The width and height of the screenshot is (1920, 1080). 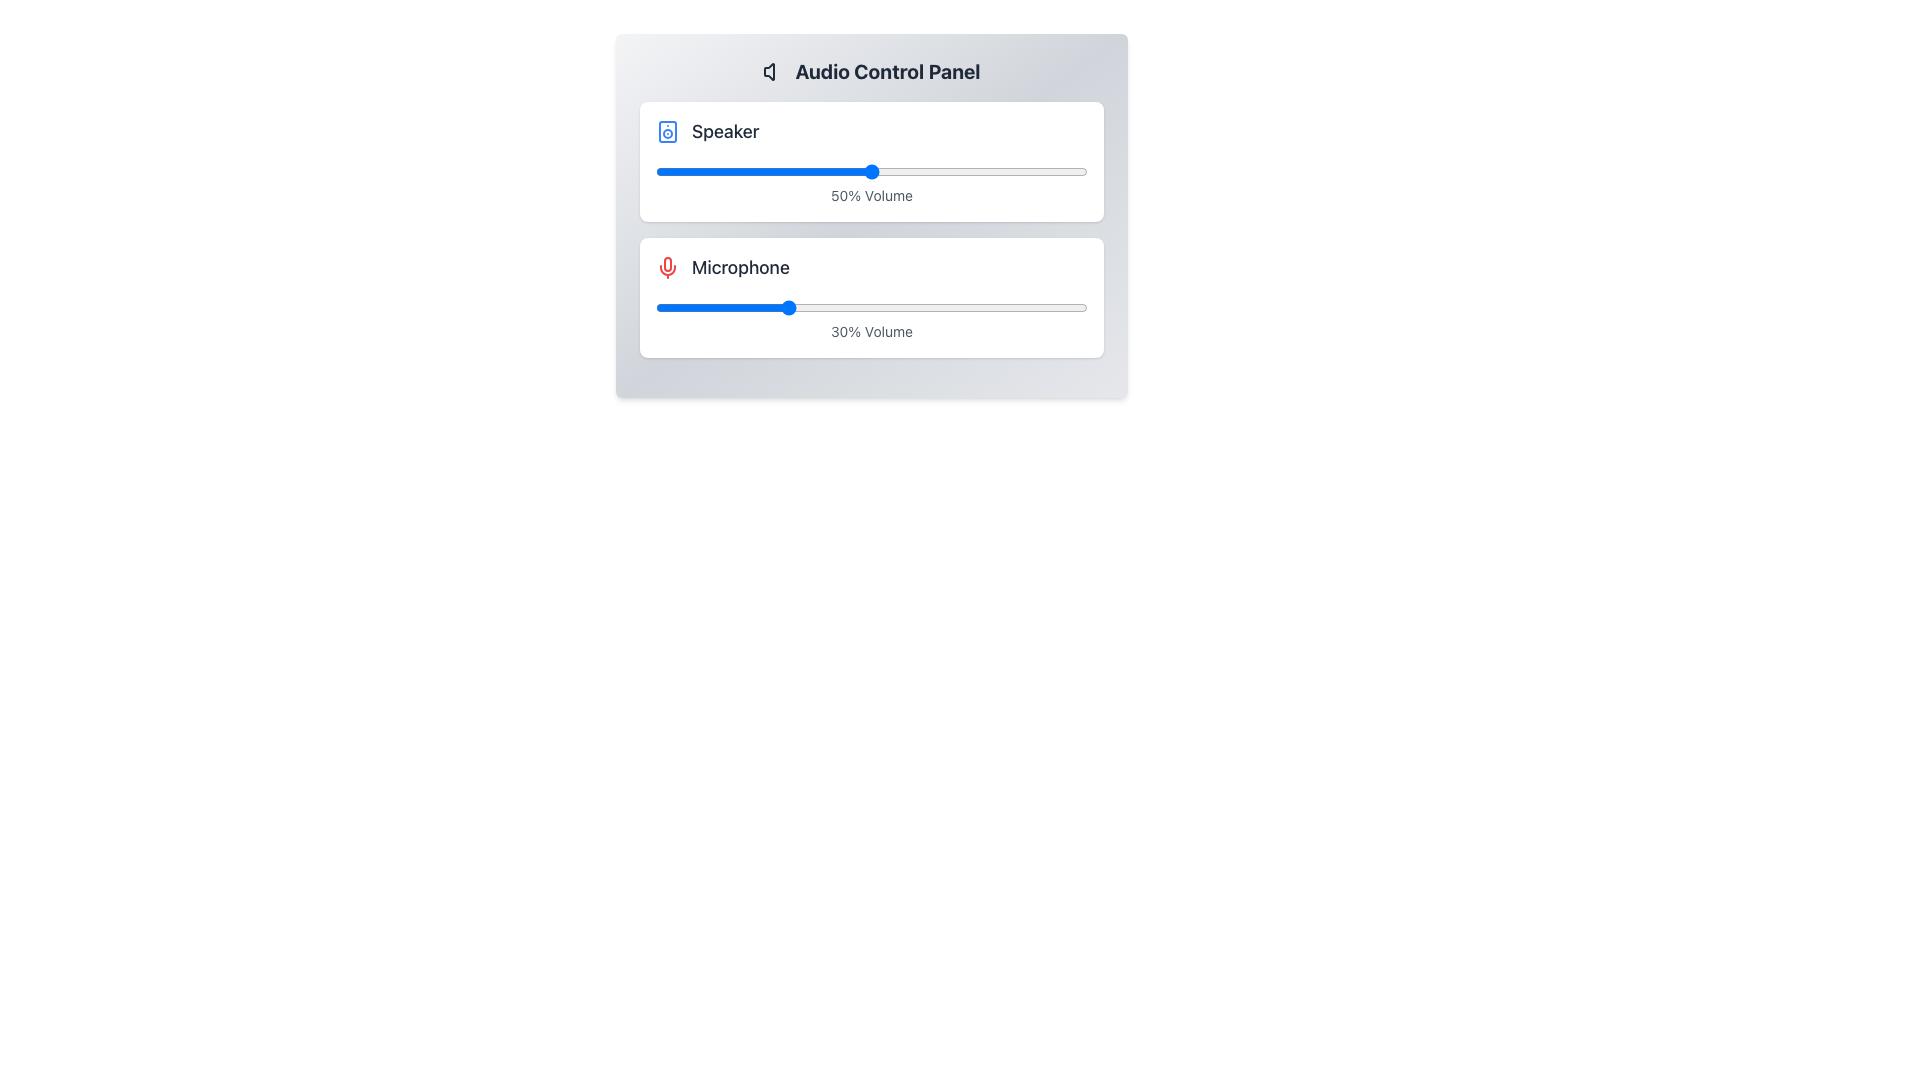 What do you see at coordinates (872, 216) in the screenshot?
I see `text labels for guidance from the composite UI panel containing interactive range sliders for volume adjustment, specifically the 'Speaker' and 'Microphone' sections` at bounding box center [872, 216].